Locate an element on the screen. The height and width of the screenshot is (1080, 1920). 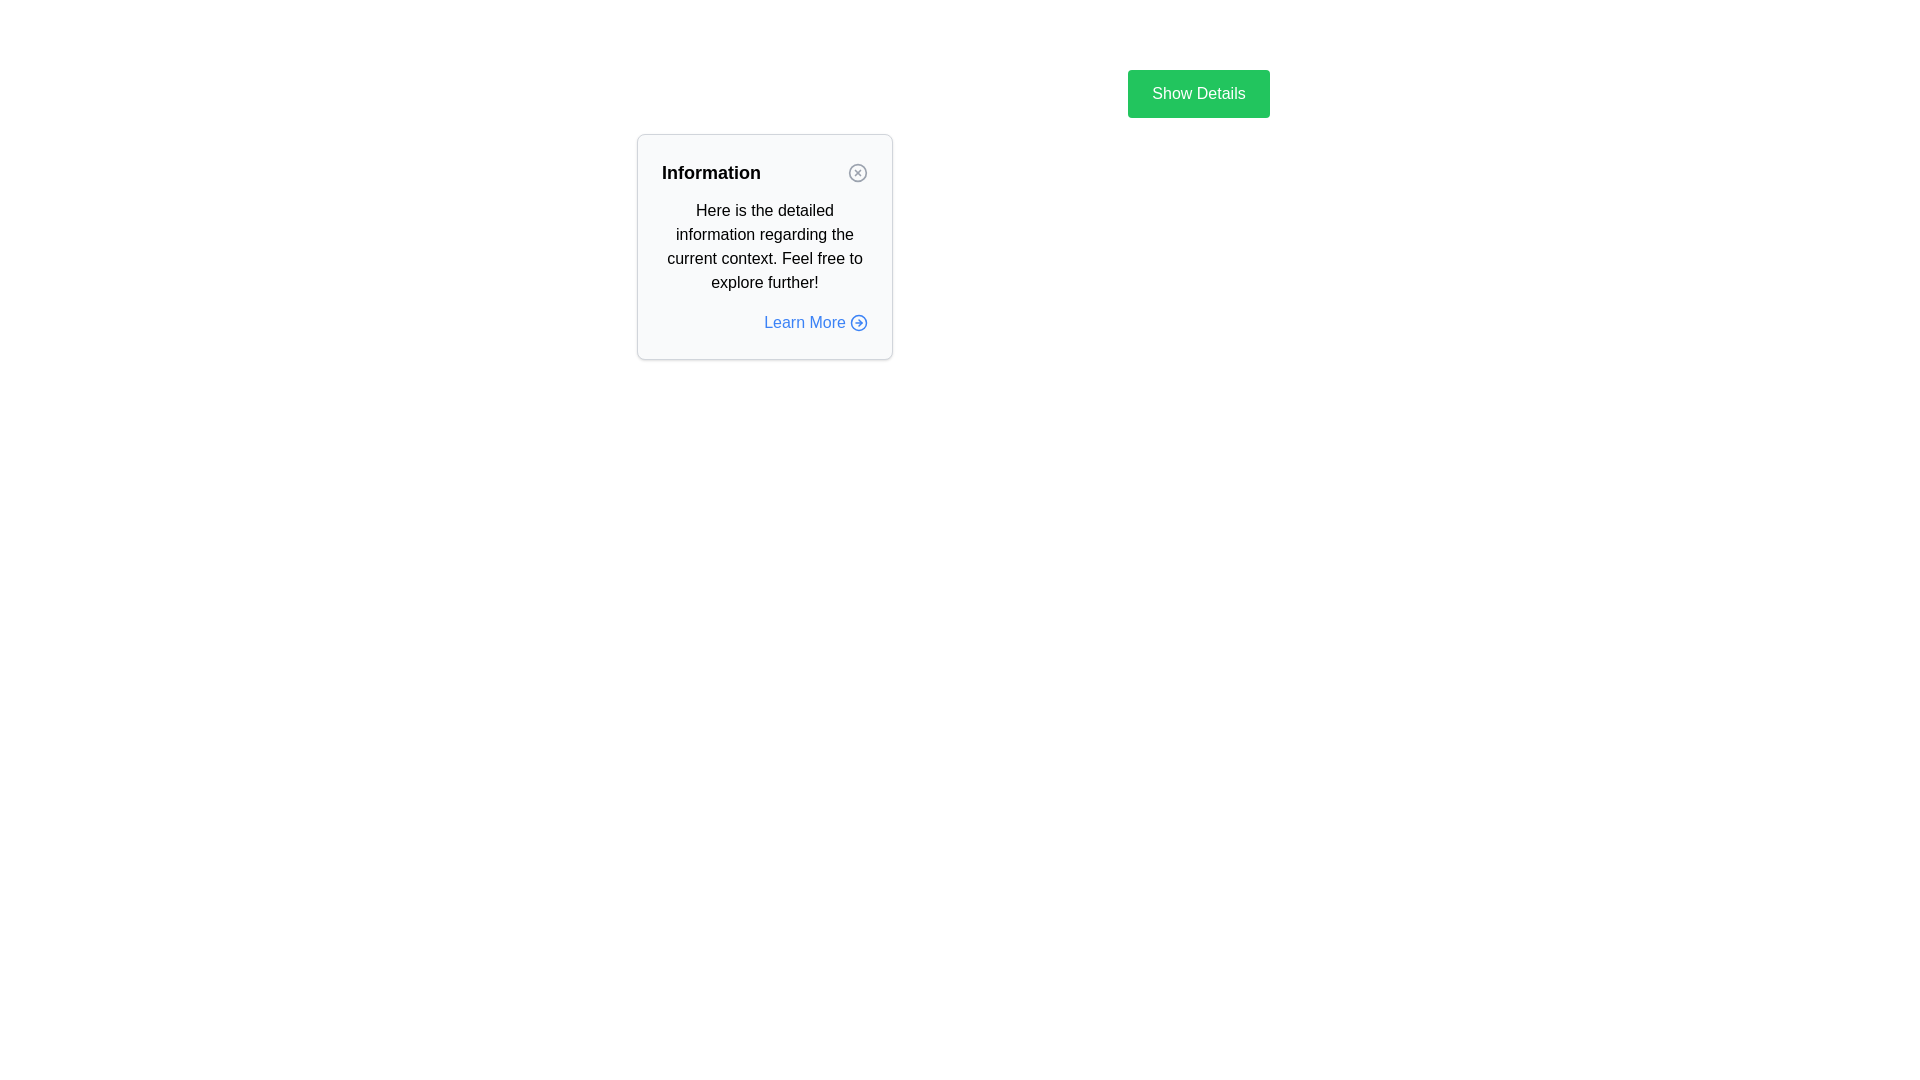
text content of the descriptive body text located in the 'Information' card, positioned between the title and the 'Learn More' link is located at coordinates (763, 245).